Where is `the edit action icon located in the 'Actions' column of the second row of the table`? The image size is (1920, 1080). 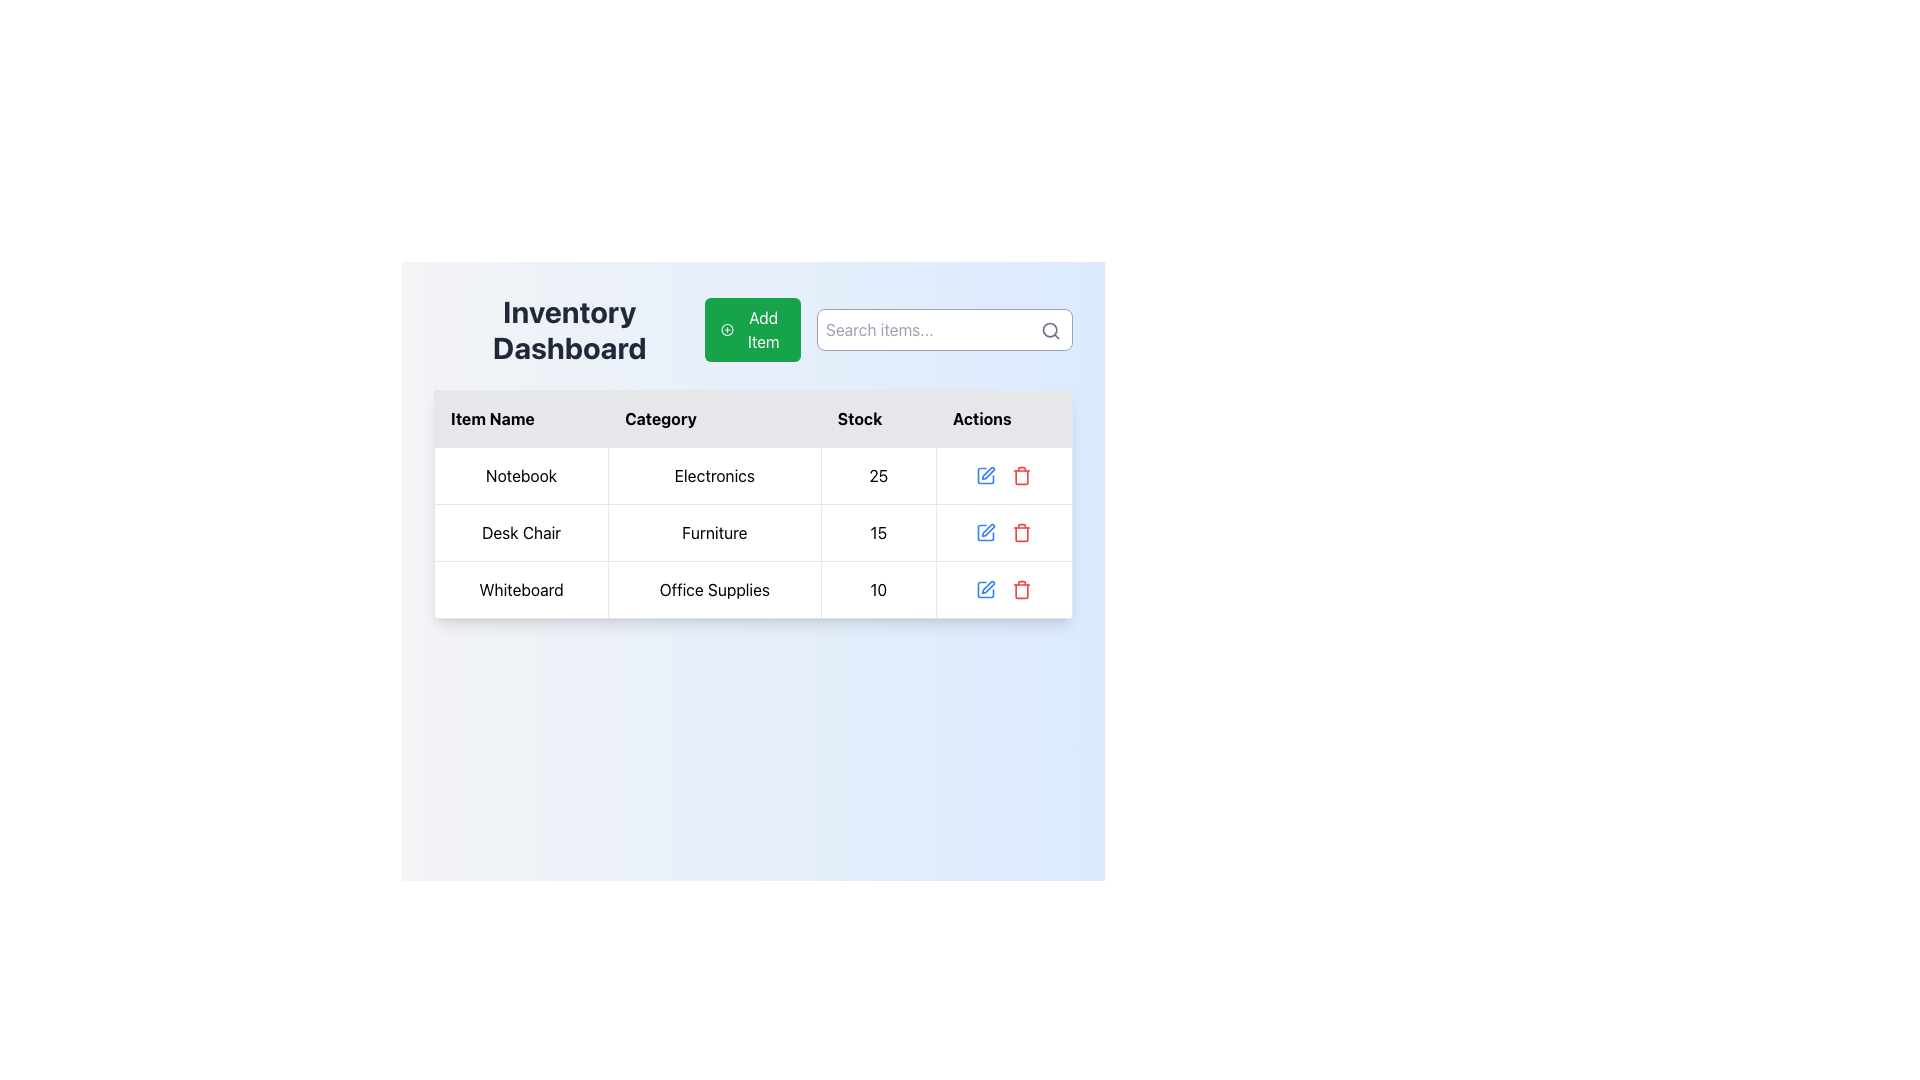 the edit action icon located in the 'Actions' column of the second row of the table is located at coordinates (988, 529).